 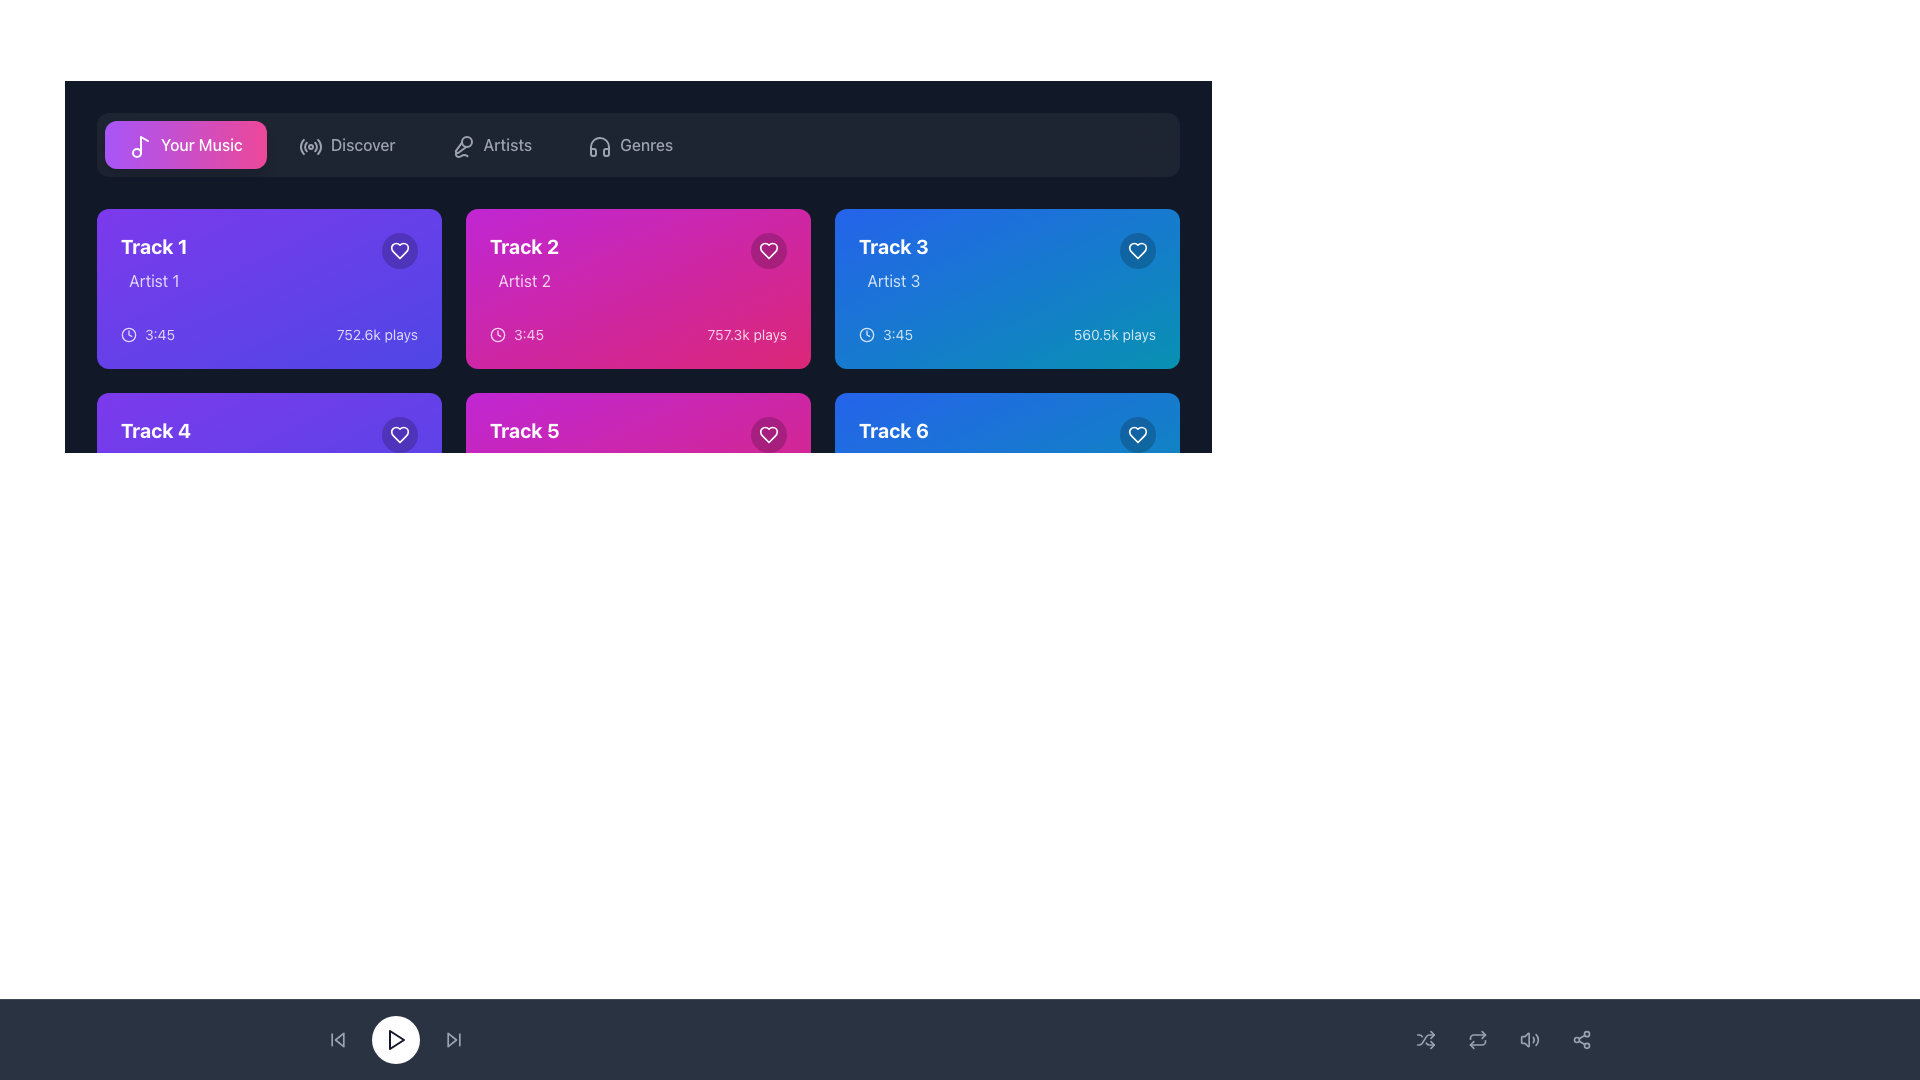 I want to click on the favorite action button located in the top-right area of the card labeled 'Track 1' to mark the track as a favorite, so click(x=399, y=249).